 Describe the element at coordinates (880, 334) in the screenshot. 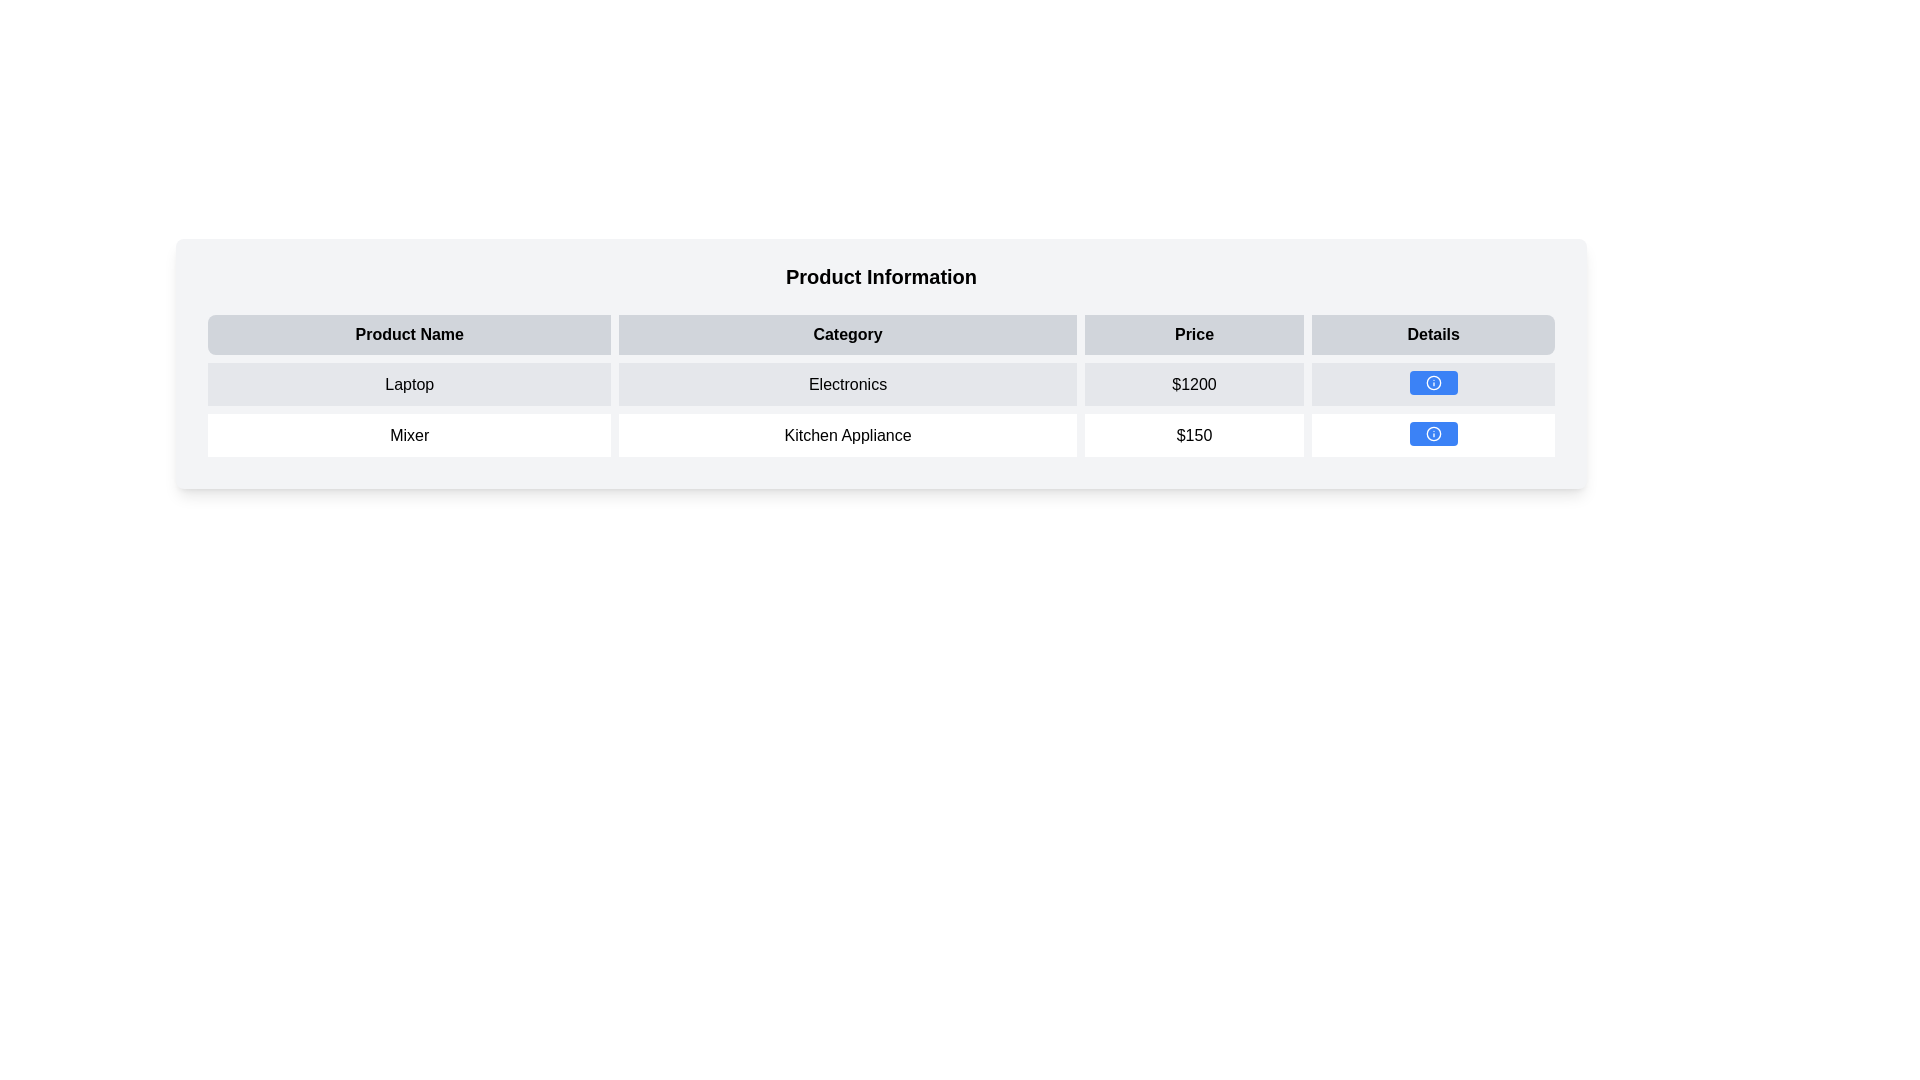

I see `the label text of the second table header cell, which indicates the category of the products listed below` at that location.